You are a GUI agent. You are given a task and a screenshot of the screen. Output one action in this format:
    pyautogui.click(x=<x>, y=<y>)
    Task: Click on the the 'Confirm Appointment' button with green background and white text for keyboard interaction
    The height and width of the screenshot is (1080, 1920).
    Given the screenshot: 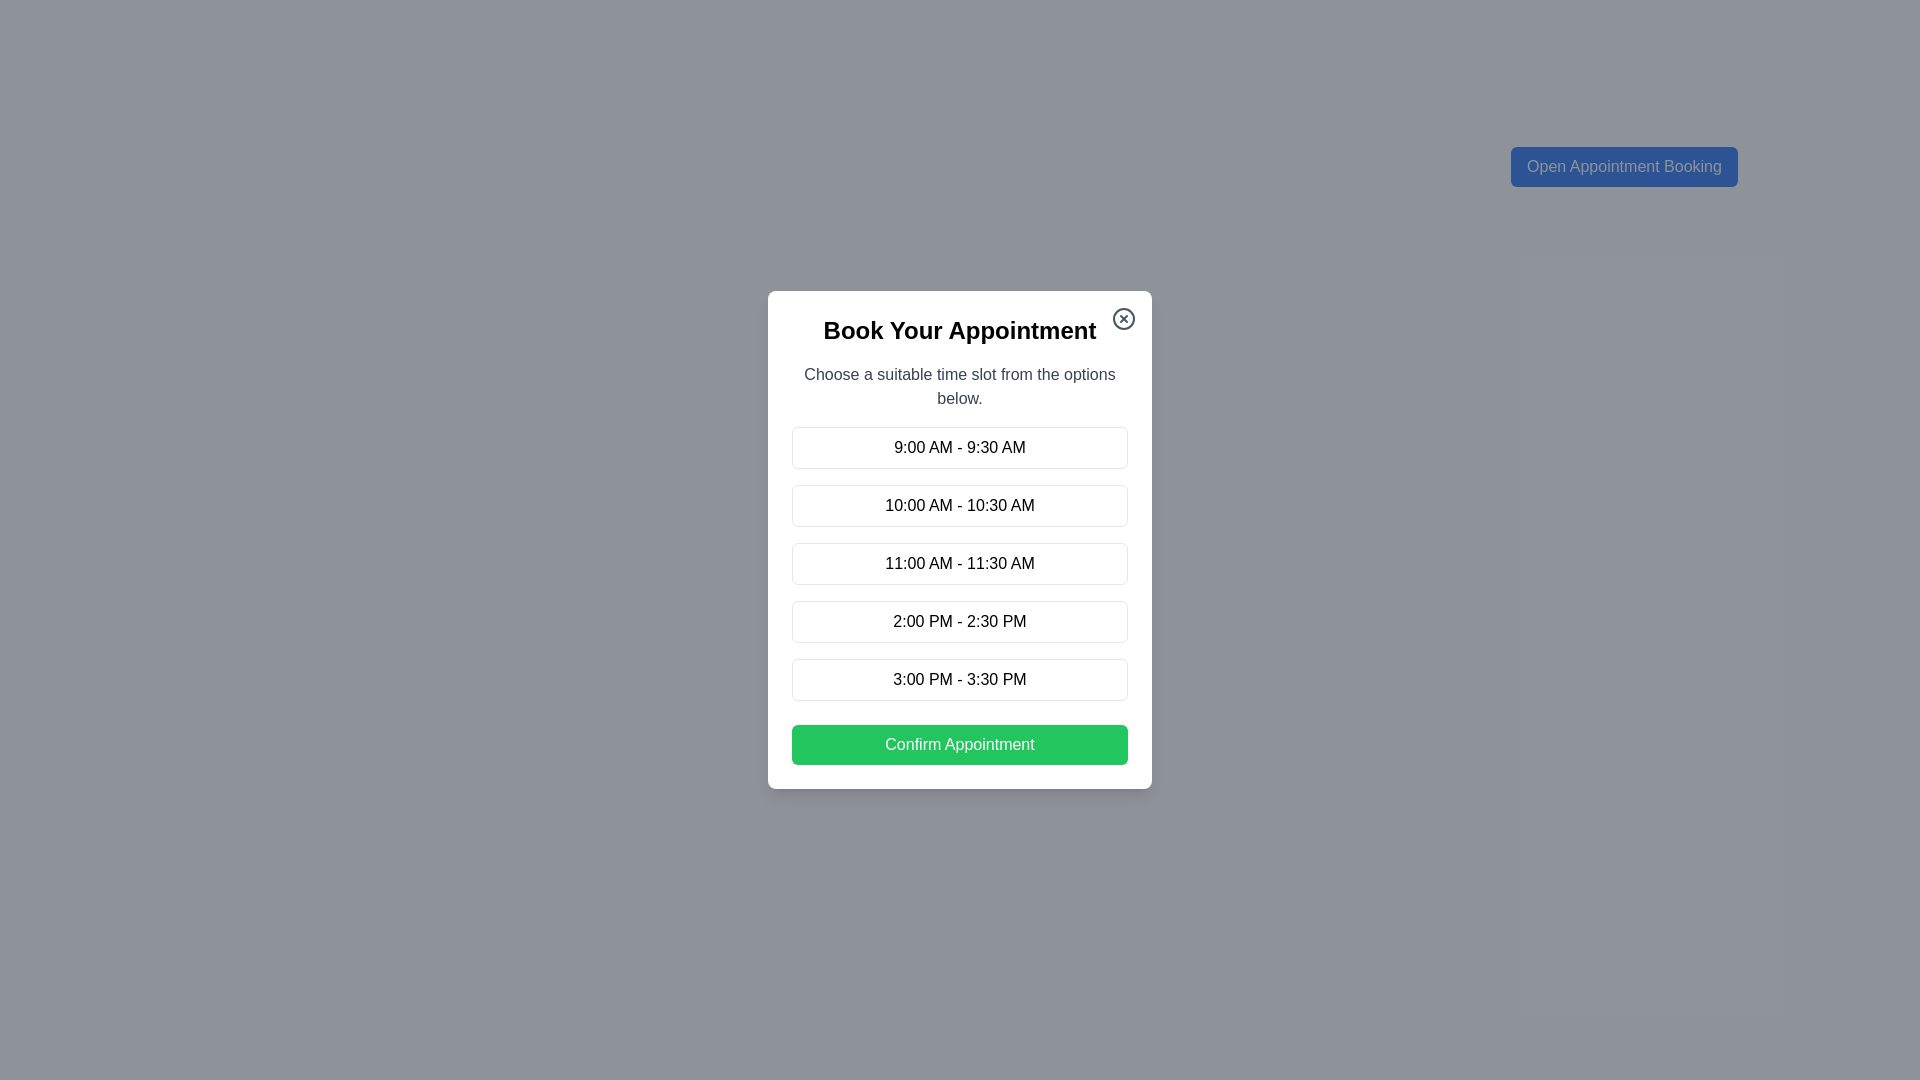 What is the action you would take?
    pyautogui.click(x=960, y=744)
    